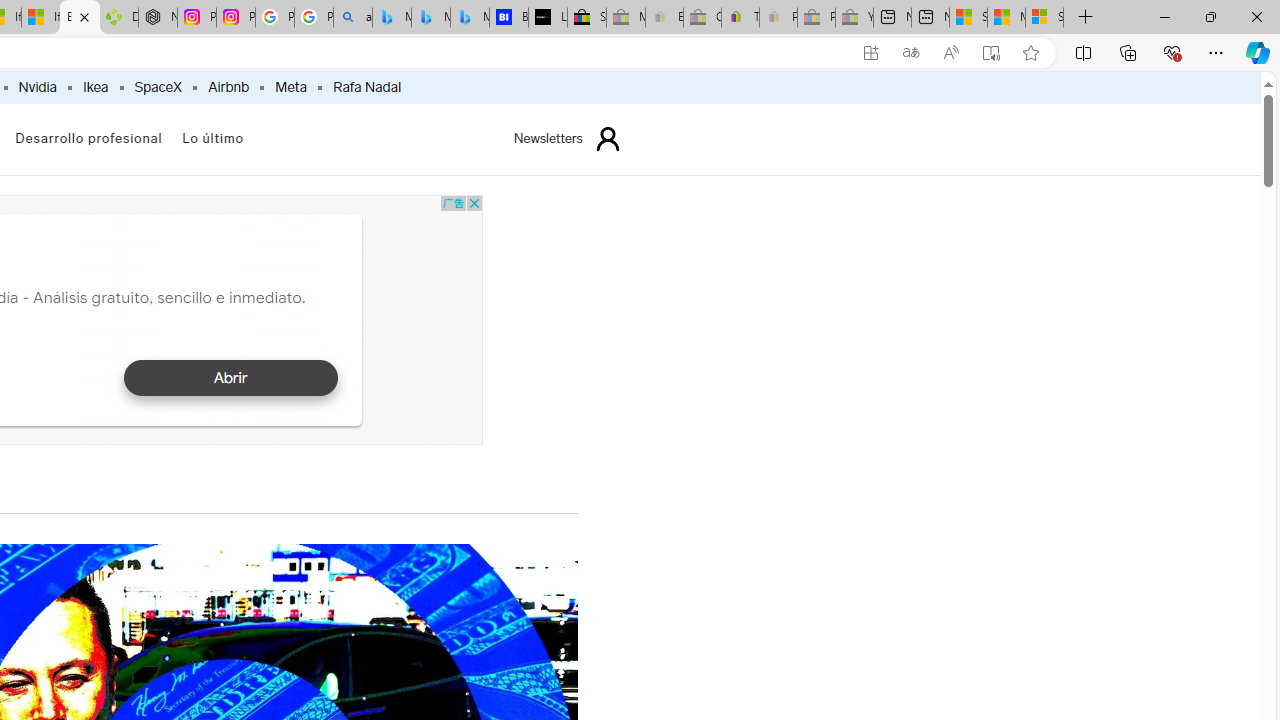 The width and height of the screenshot is (1280, 720). Describe the element at coordinates (367, 87) in the screenshot. I see `'Rafa Nadal'` at that location.